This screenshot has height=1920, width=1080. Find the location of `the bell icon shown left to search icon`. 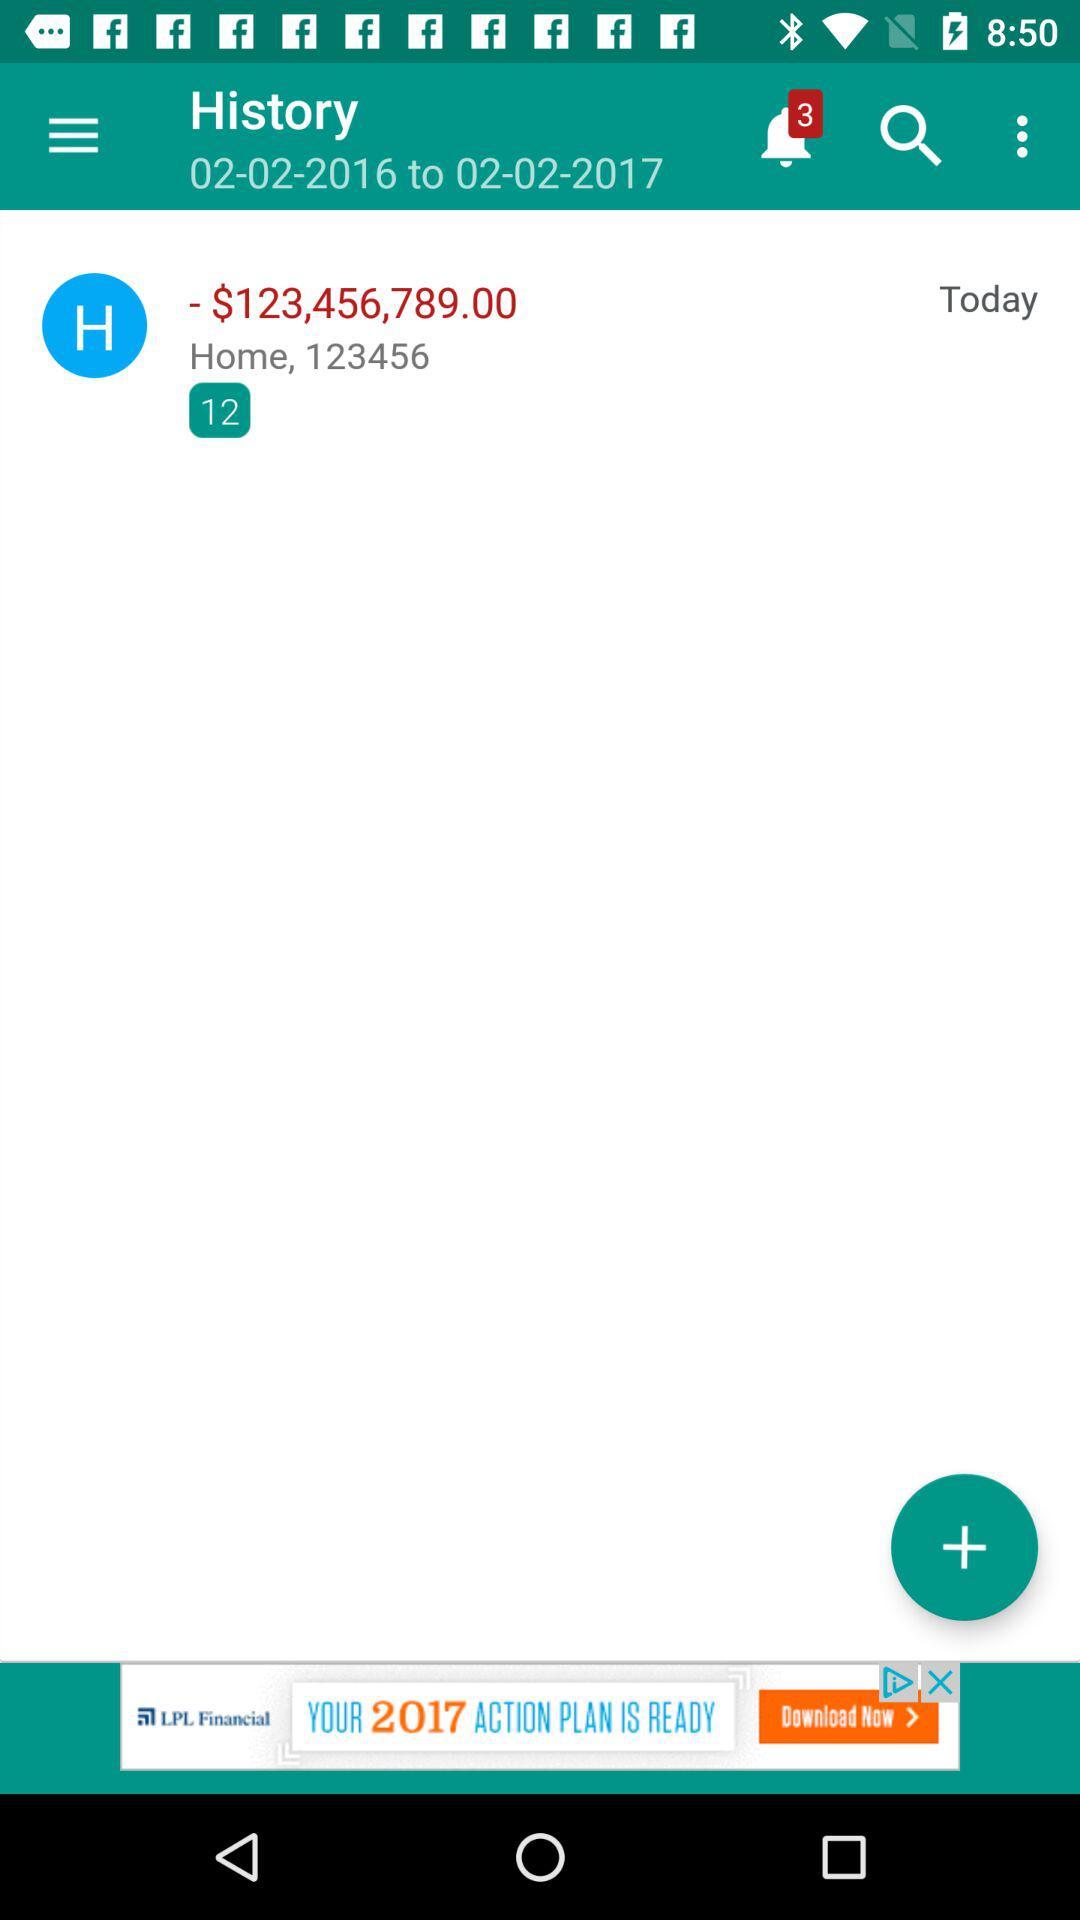

the bell icon shown left to search icon is located at coordinates (785, 135).